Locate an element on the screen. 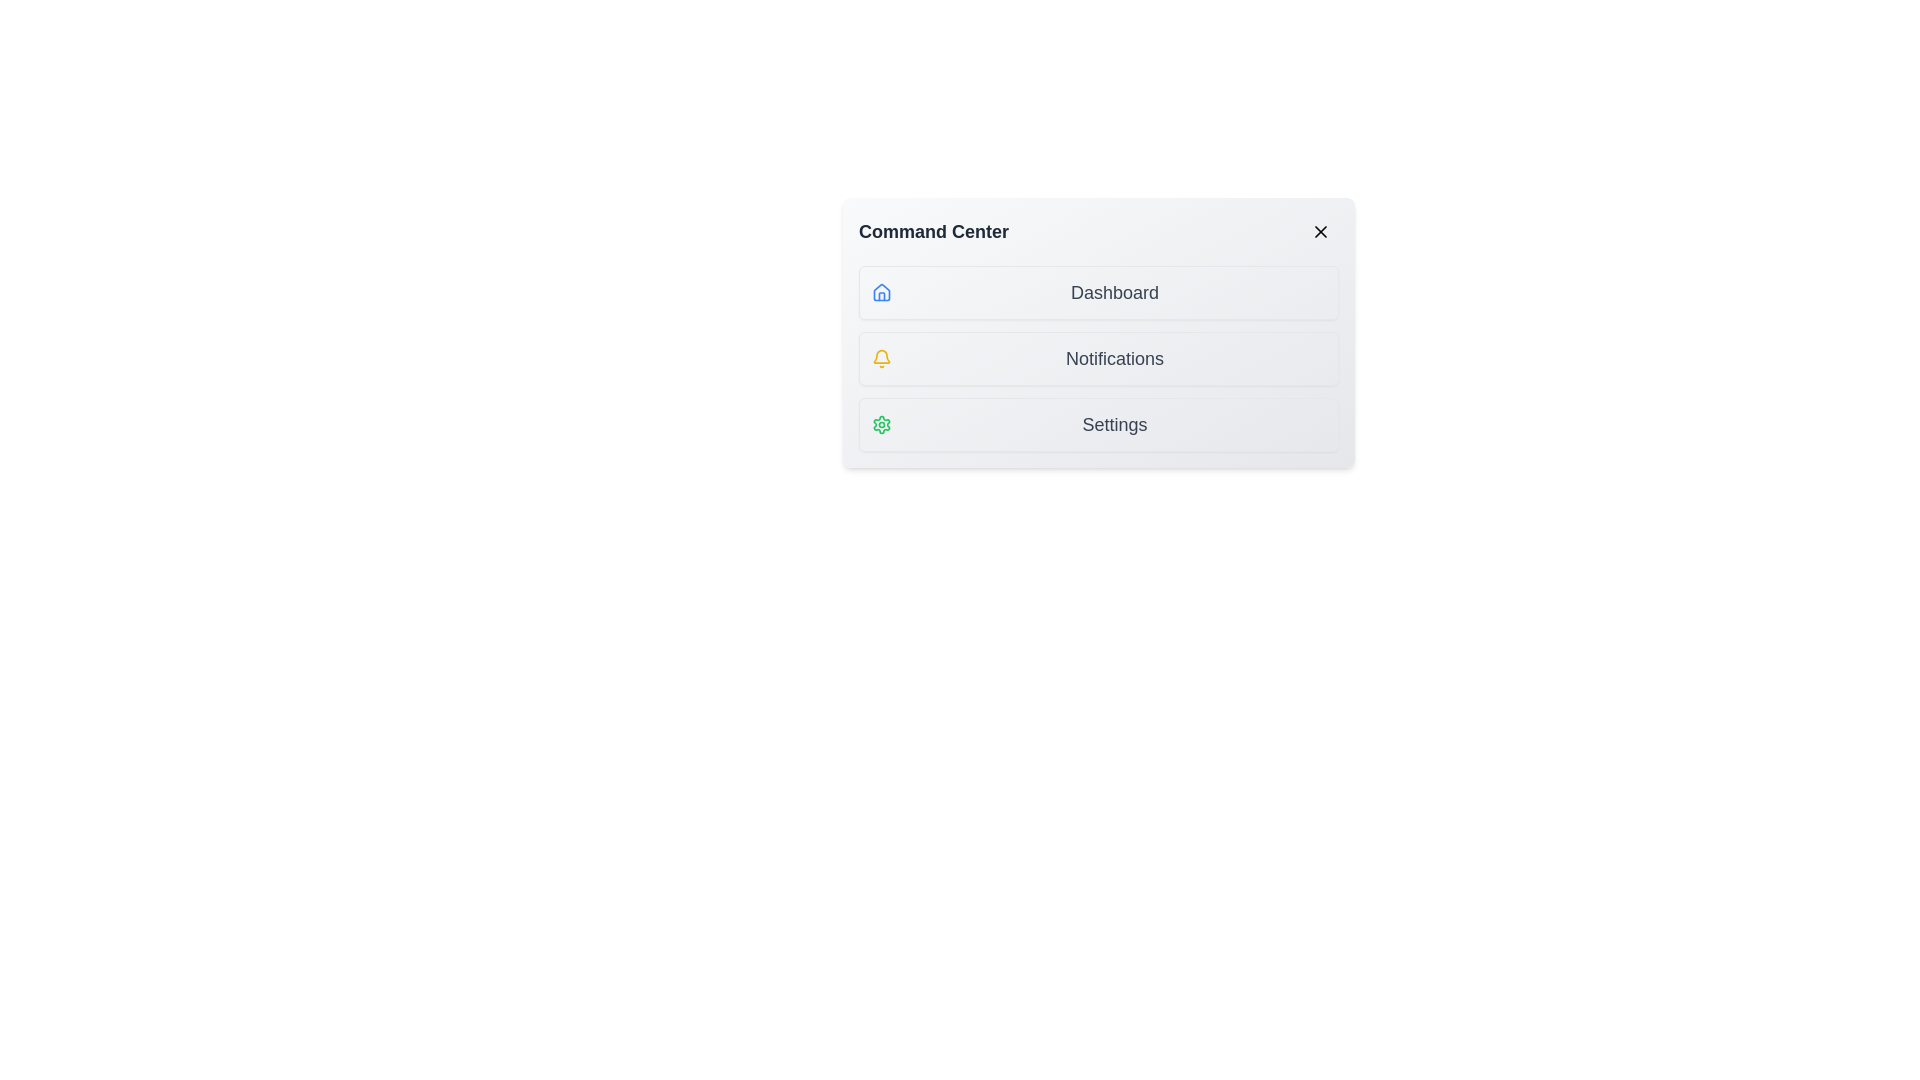 This screenshot has height=1080, width=1920. the close icon located in the top-right corner of the 'Command Center' panel is located at coordinates (1320, 230).